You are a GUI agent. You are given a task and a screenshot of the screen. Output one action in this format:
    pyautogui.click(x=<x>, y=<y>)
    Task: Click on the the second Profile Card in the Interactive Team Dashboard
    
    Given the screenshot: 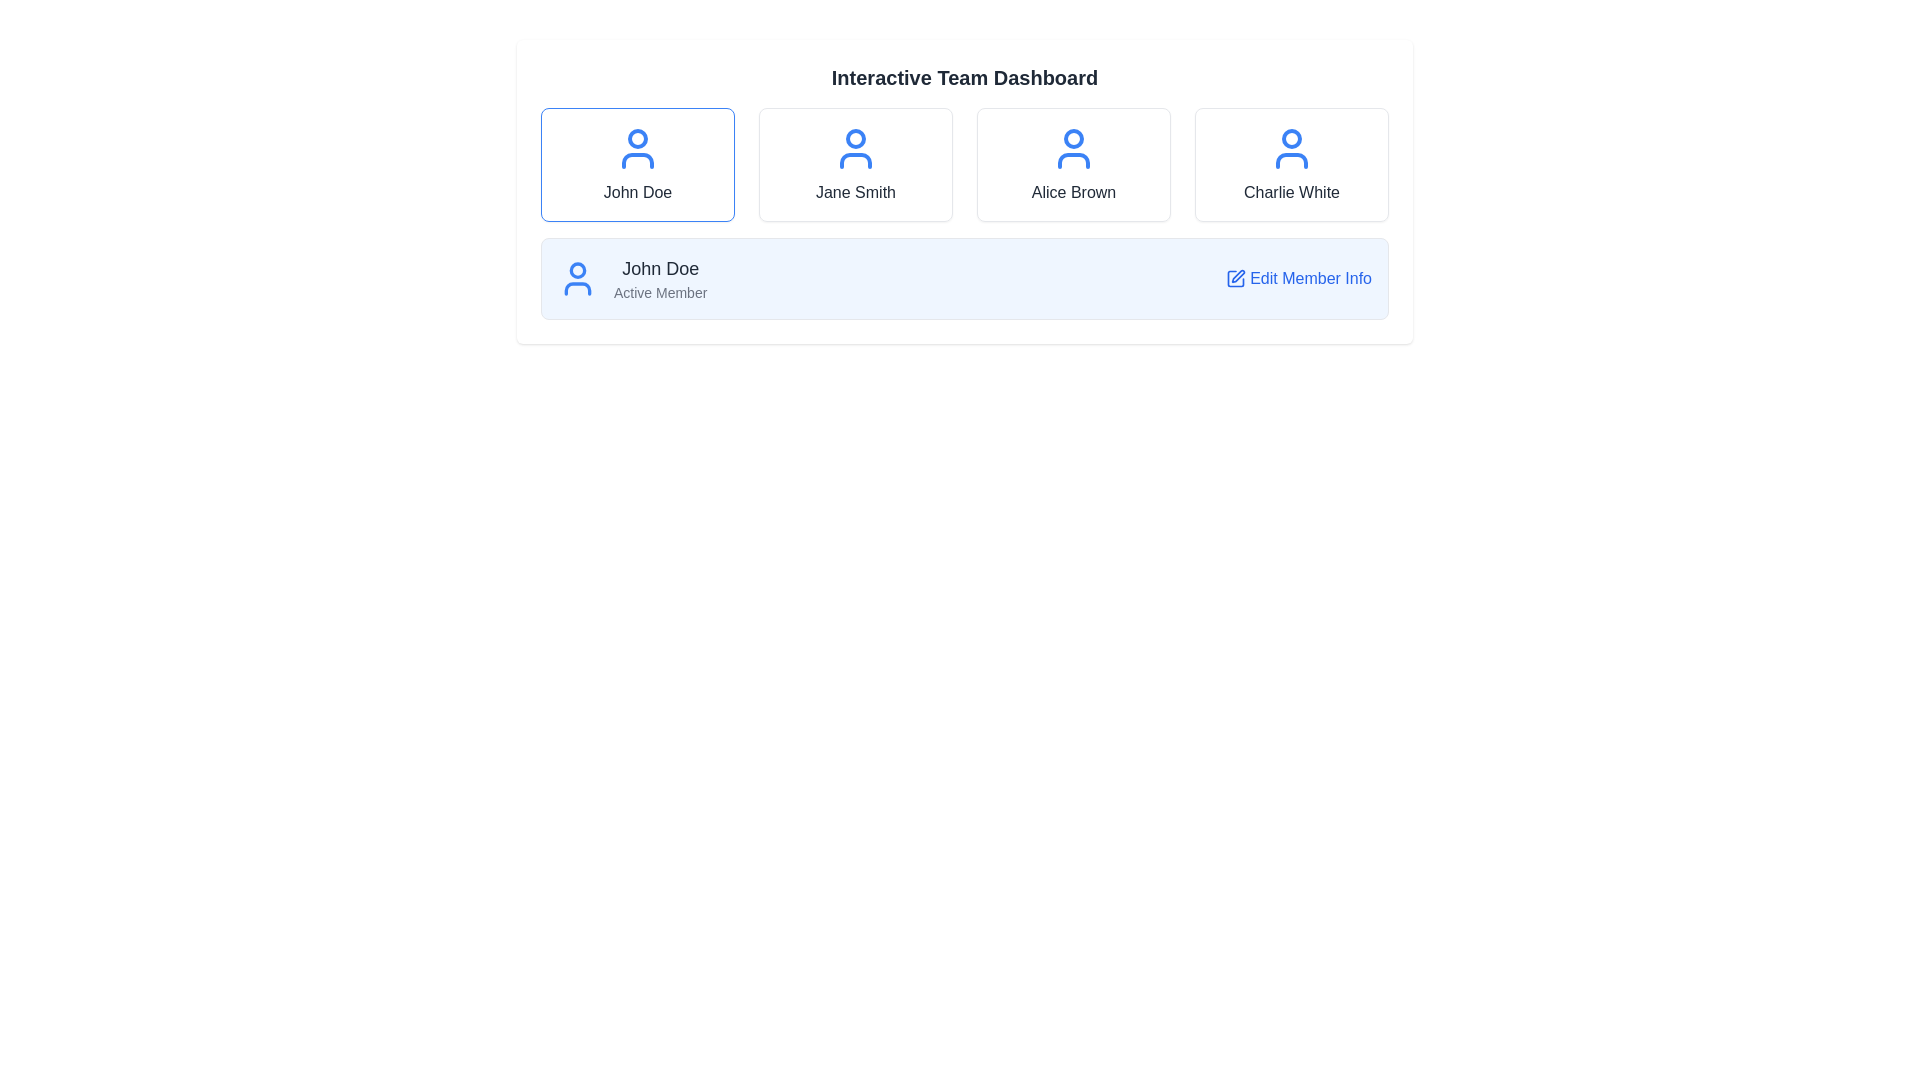 What is the action you would take?
    pyautogui.click(x=855, y=164)
    